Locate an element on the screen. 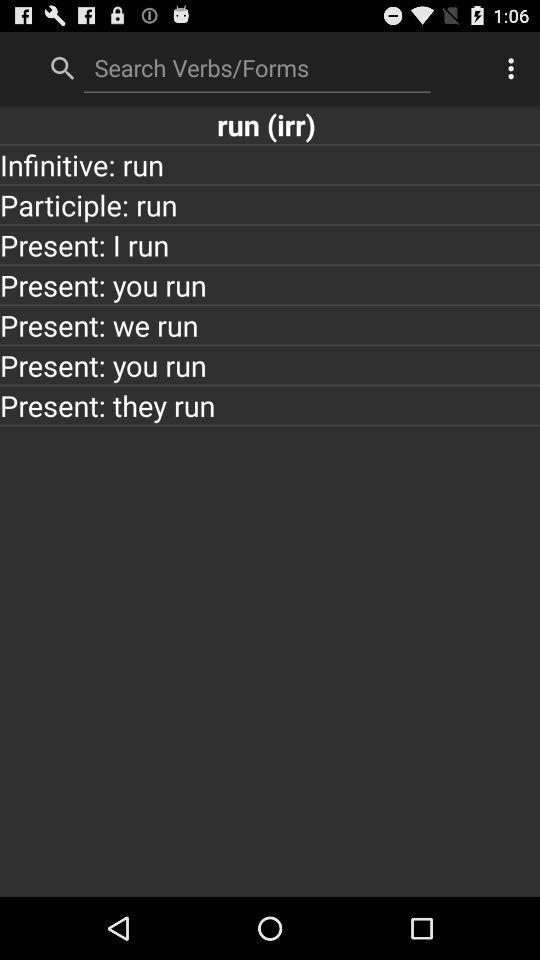 Image resolution: width=540 pixels, height=960 pixels. icon above the infinitive: run item is located at coordinates (270, 123).